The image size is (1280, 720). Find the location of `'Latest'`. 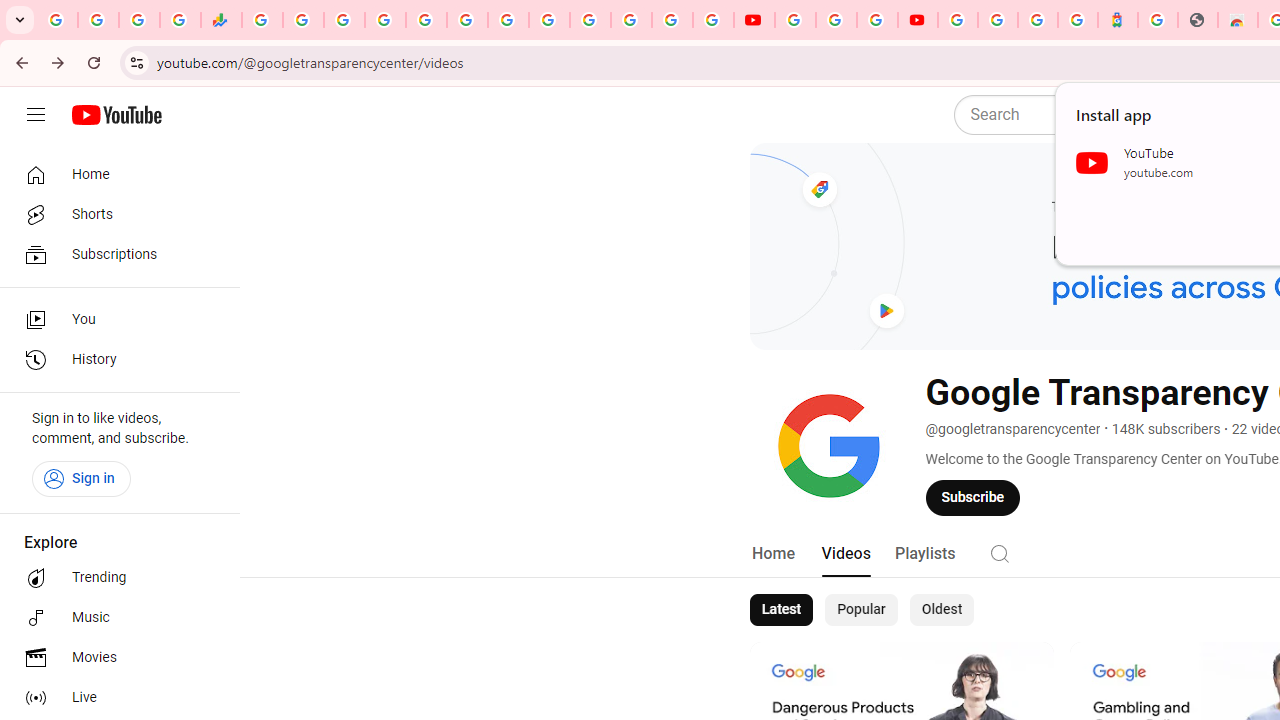

'Latest' is located at coordinates (779, 608).